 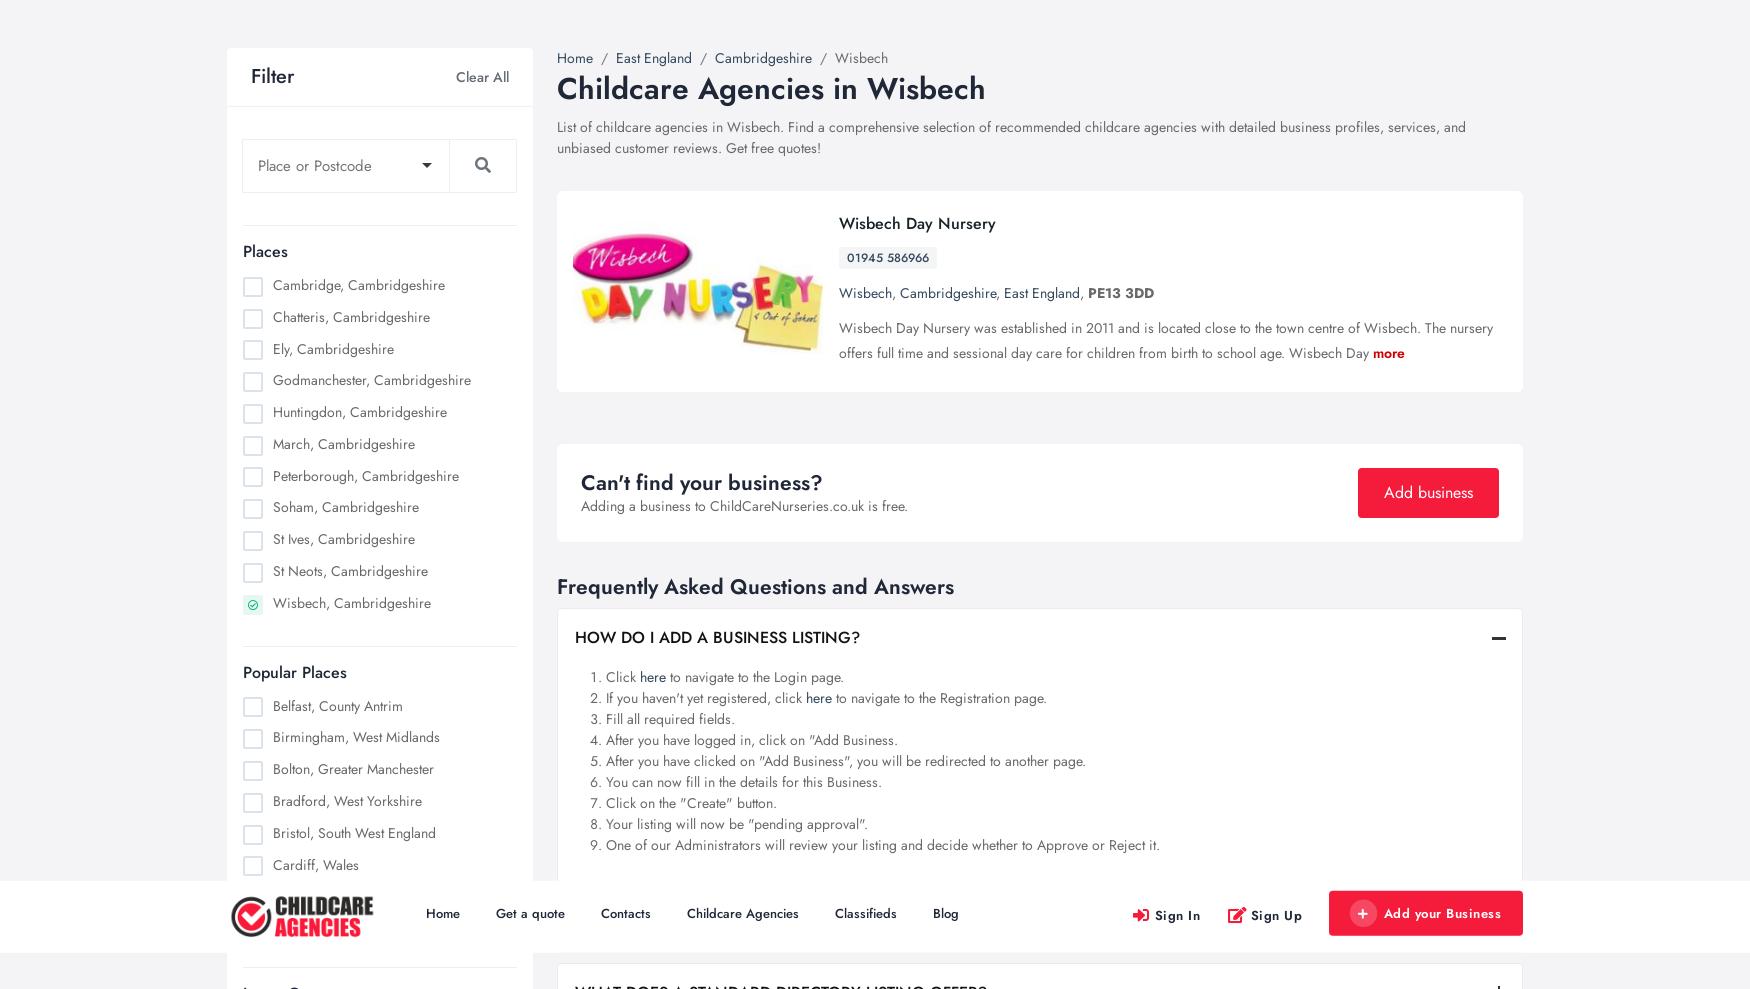 What do you see at coordinates (382, 316) in the screenshot?
I see `'Newcastle upon Tyne, Tyne and Wear'` at bounding box center [382, 316].